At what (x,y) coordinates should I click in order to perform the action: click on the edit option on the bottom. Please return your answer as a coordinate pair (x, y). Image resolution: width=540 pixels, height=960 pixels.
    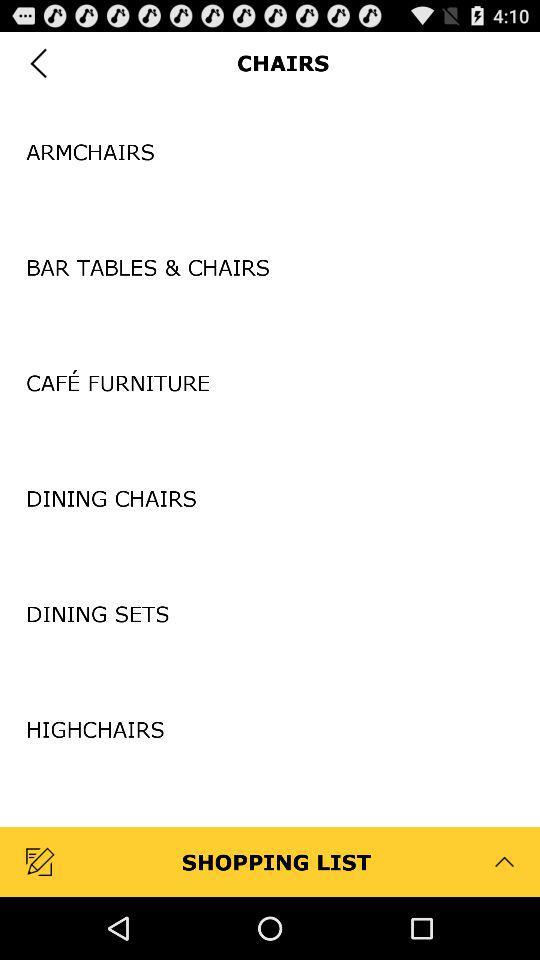
    Looking at the image, I should click on (42, 860).